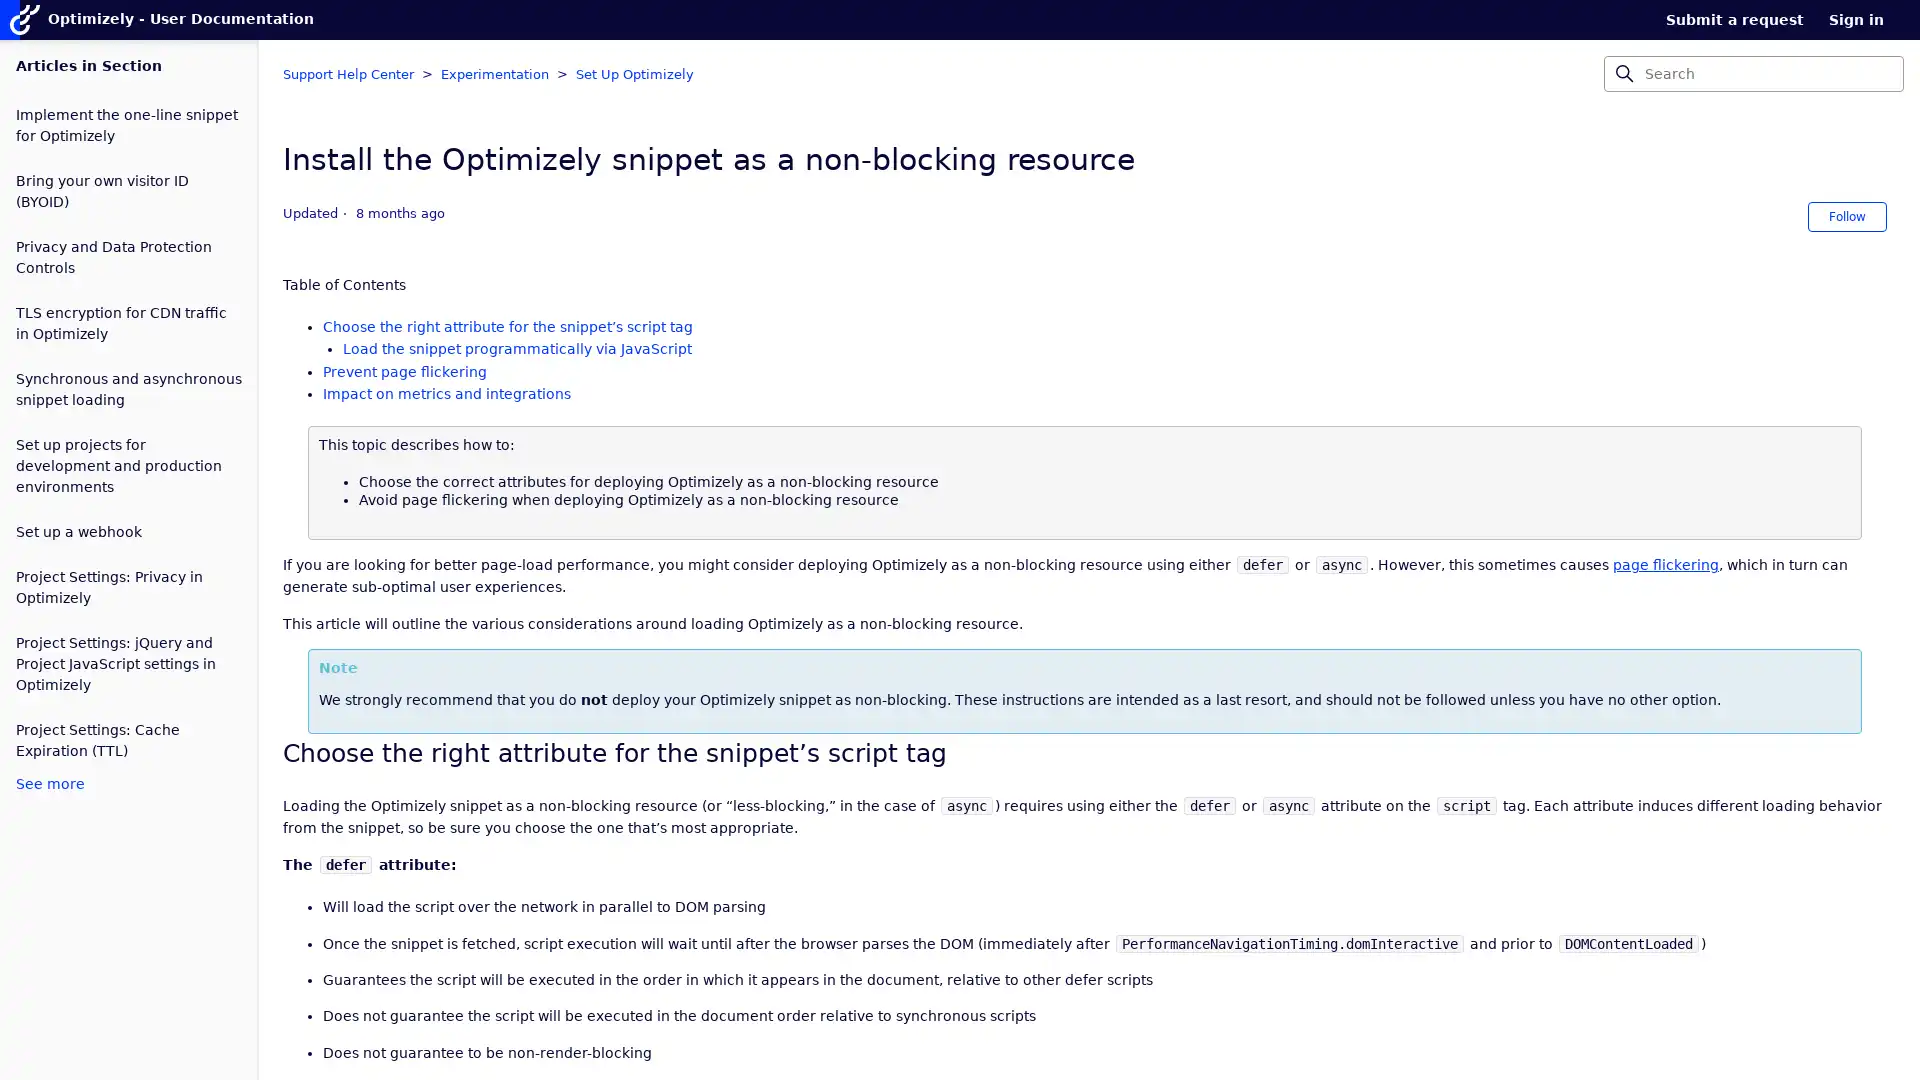  I want to click on Sign in, so click(1865, 19).